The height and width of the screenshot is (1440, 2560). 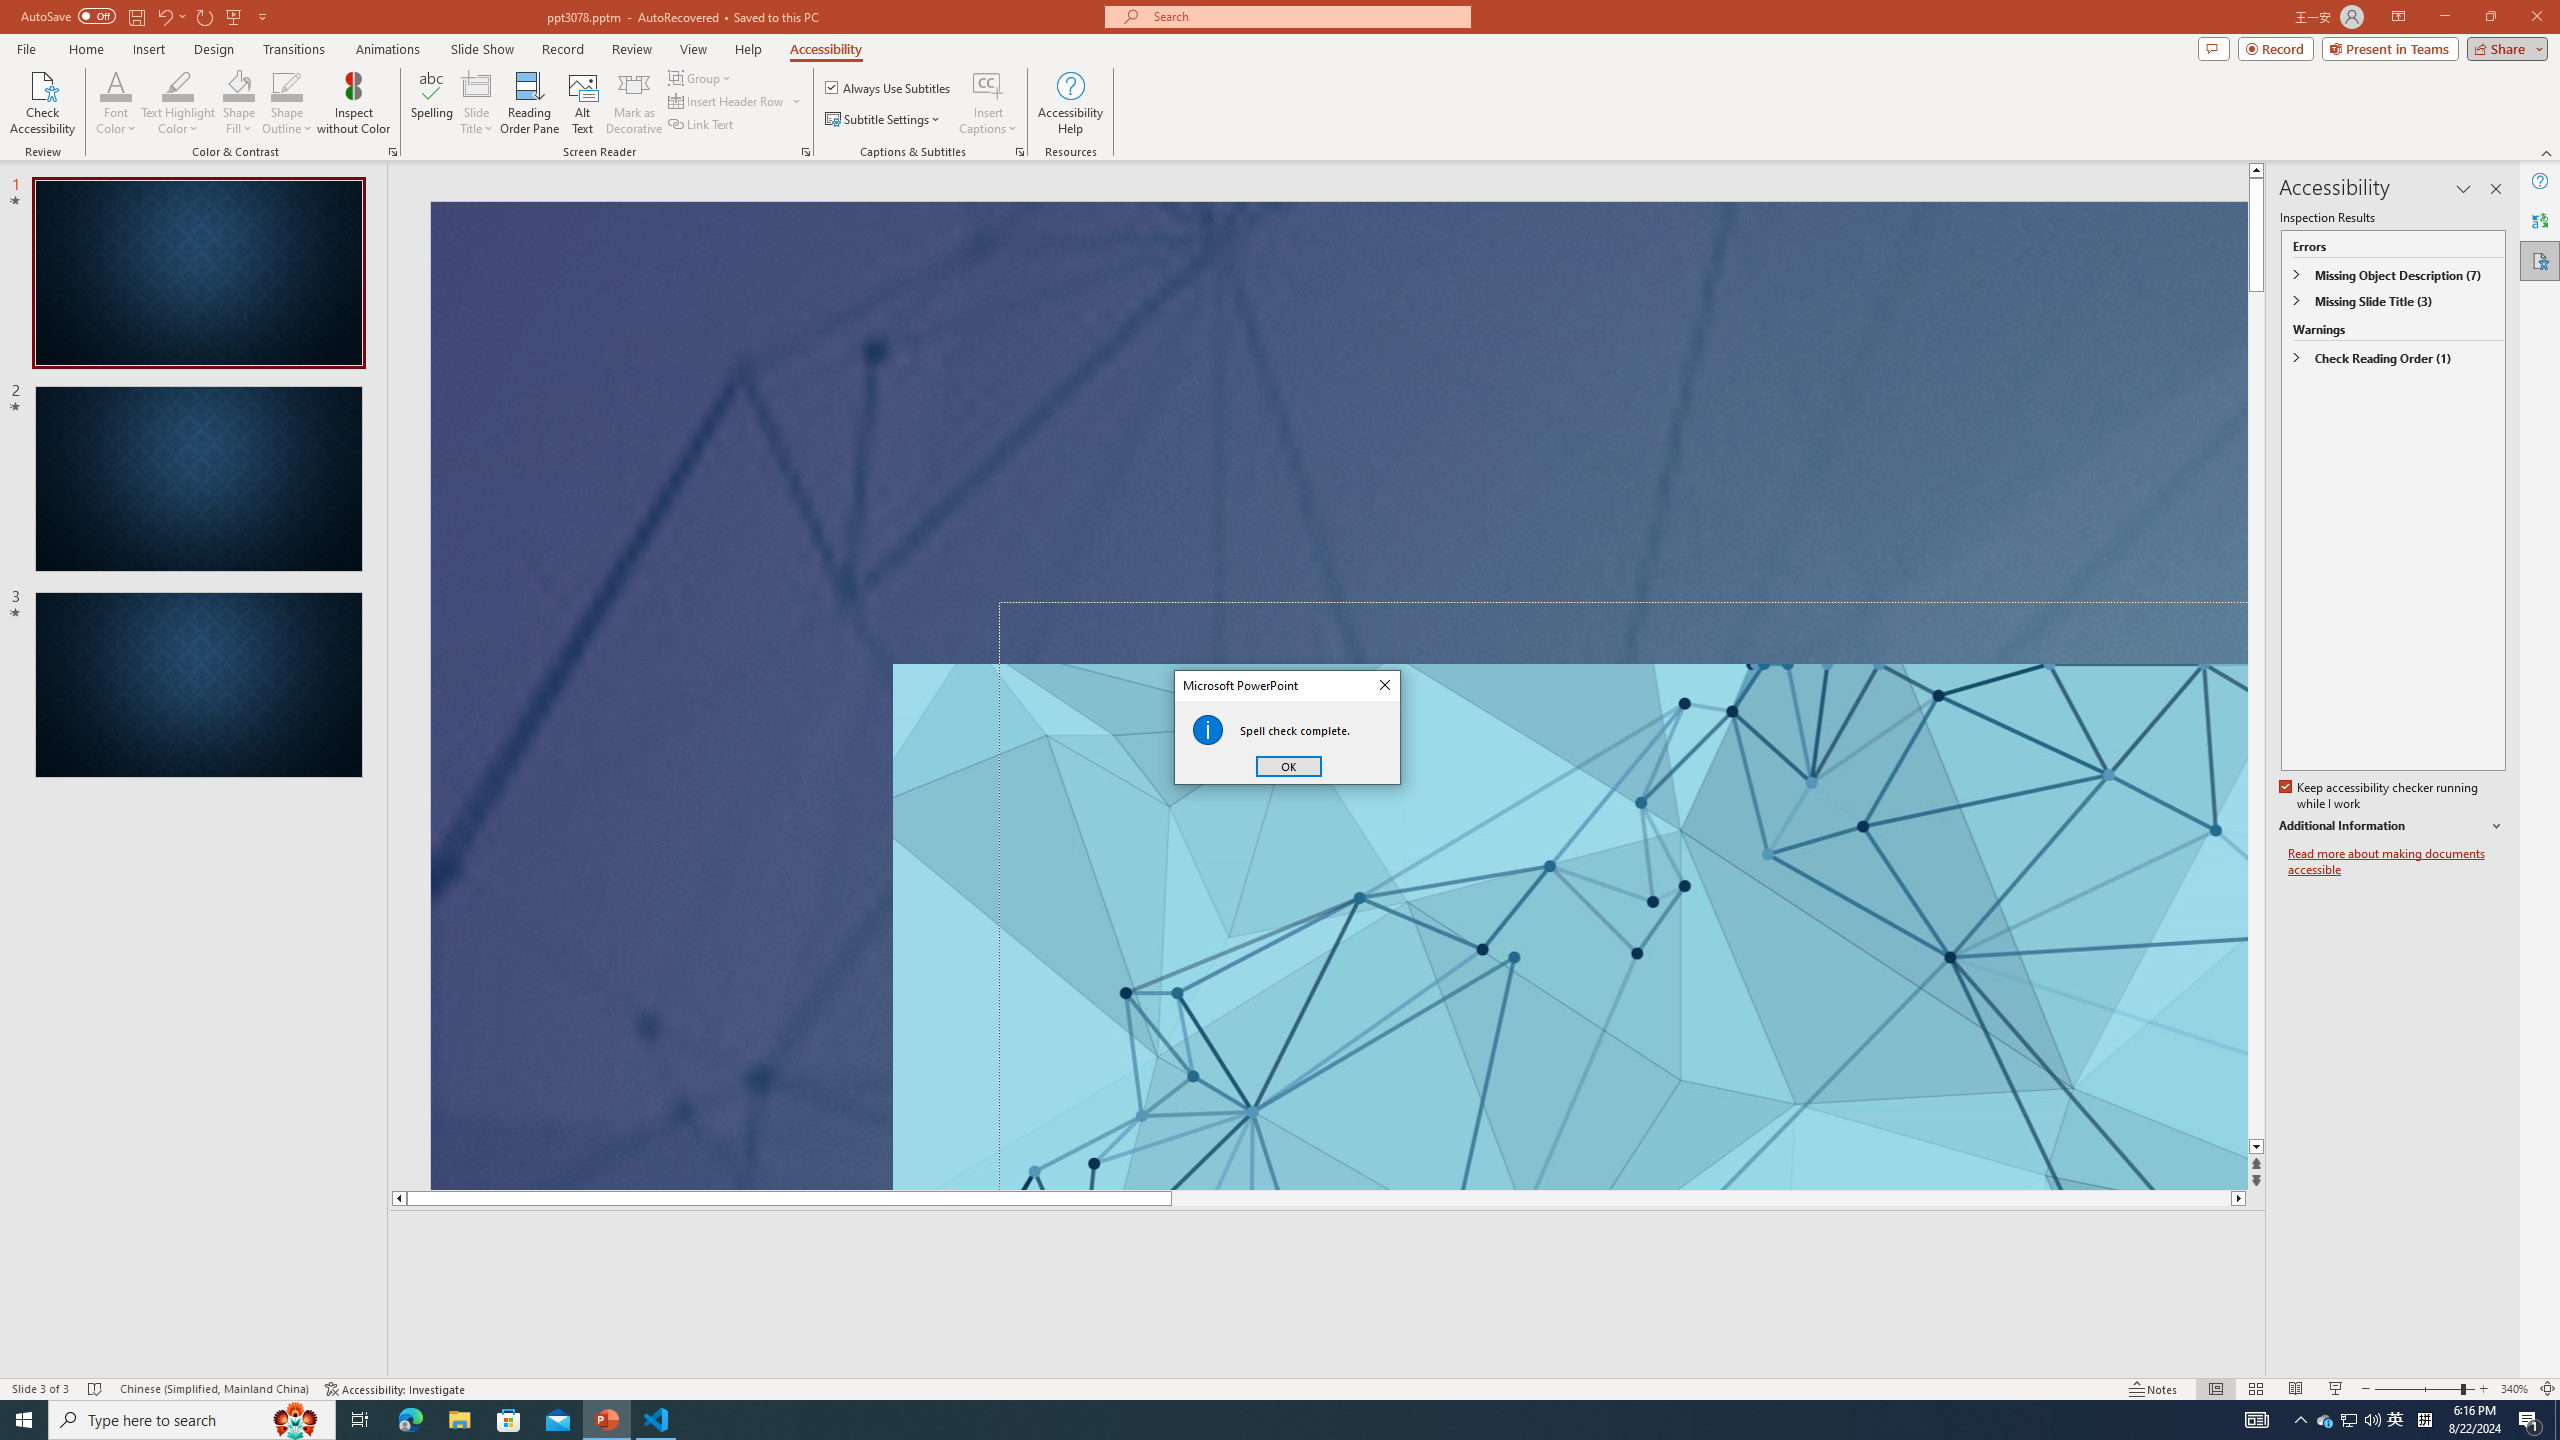 I want to click on 'Insert Captions', so click(x=987, y=84).